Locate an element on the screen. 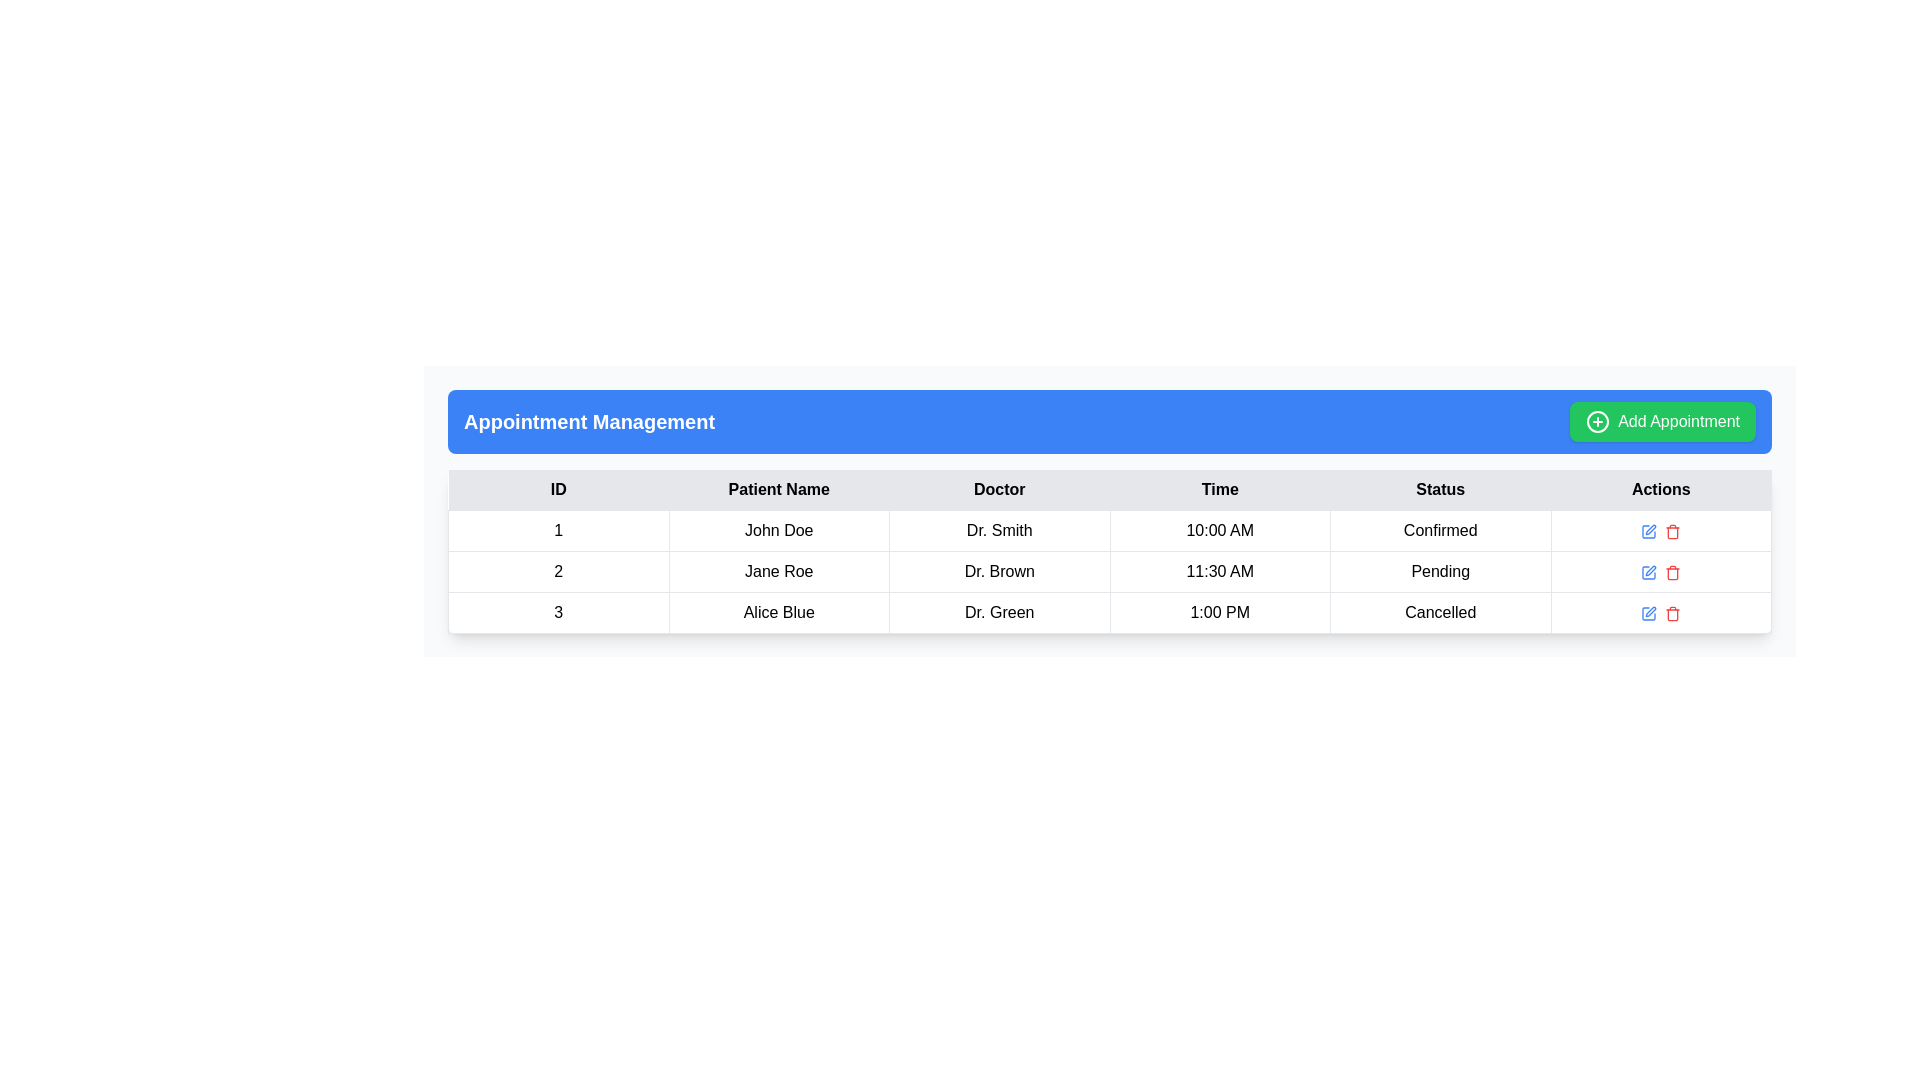  the table cell that displays the text 'Jane Roe' located in the 'Patient Name' column of the second row is located at coordinates (778, 571).